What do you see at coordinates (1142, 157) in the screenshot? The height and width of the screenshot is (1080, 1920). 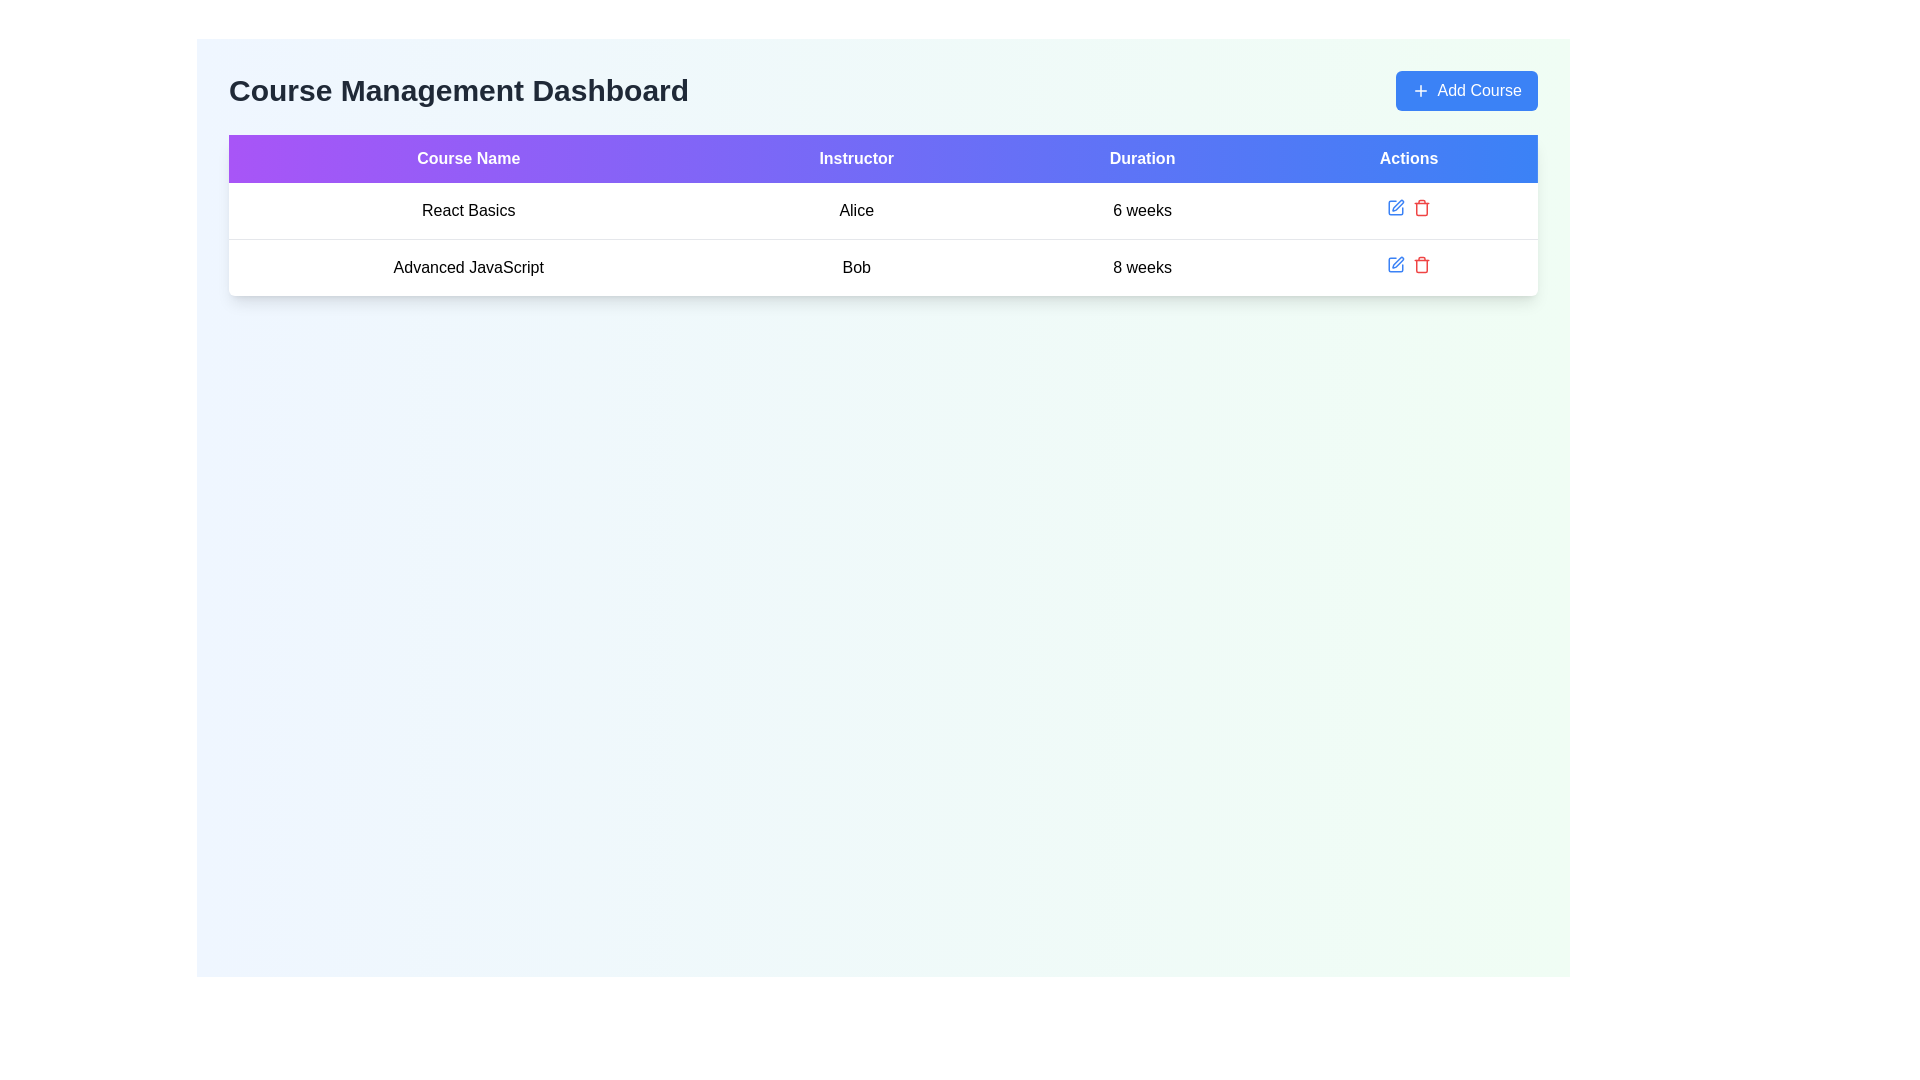 I see `text from the Column Header labeled 'Duration', which is a rectangular tab with a blue background and white text, located in the third position in a row of four tabs` at bounding box center [1142, 157].